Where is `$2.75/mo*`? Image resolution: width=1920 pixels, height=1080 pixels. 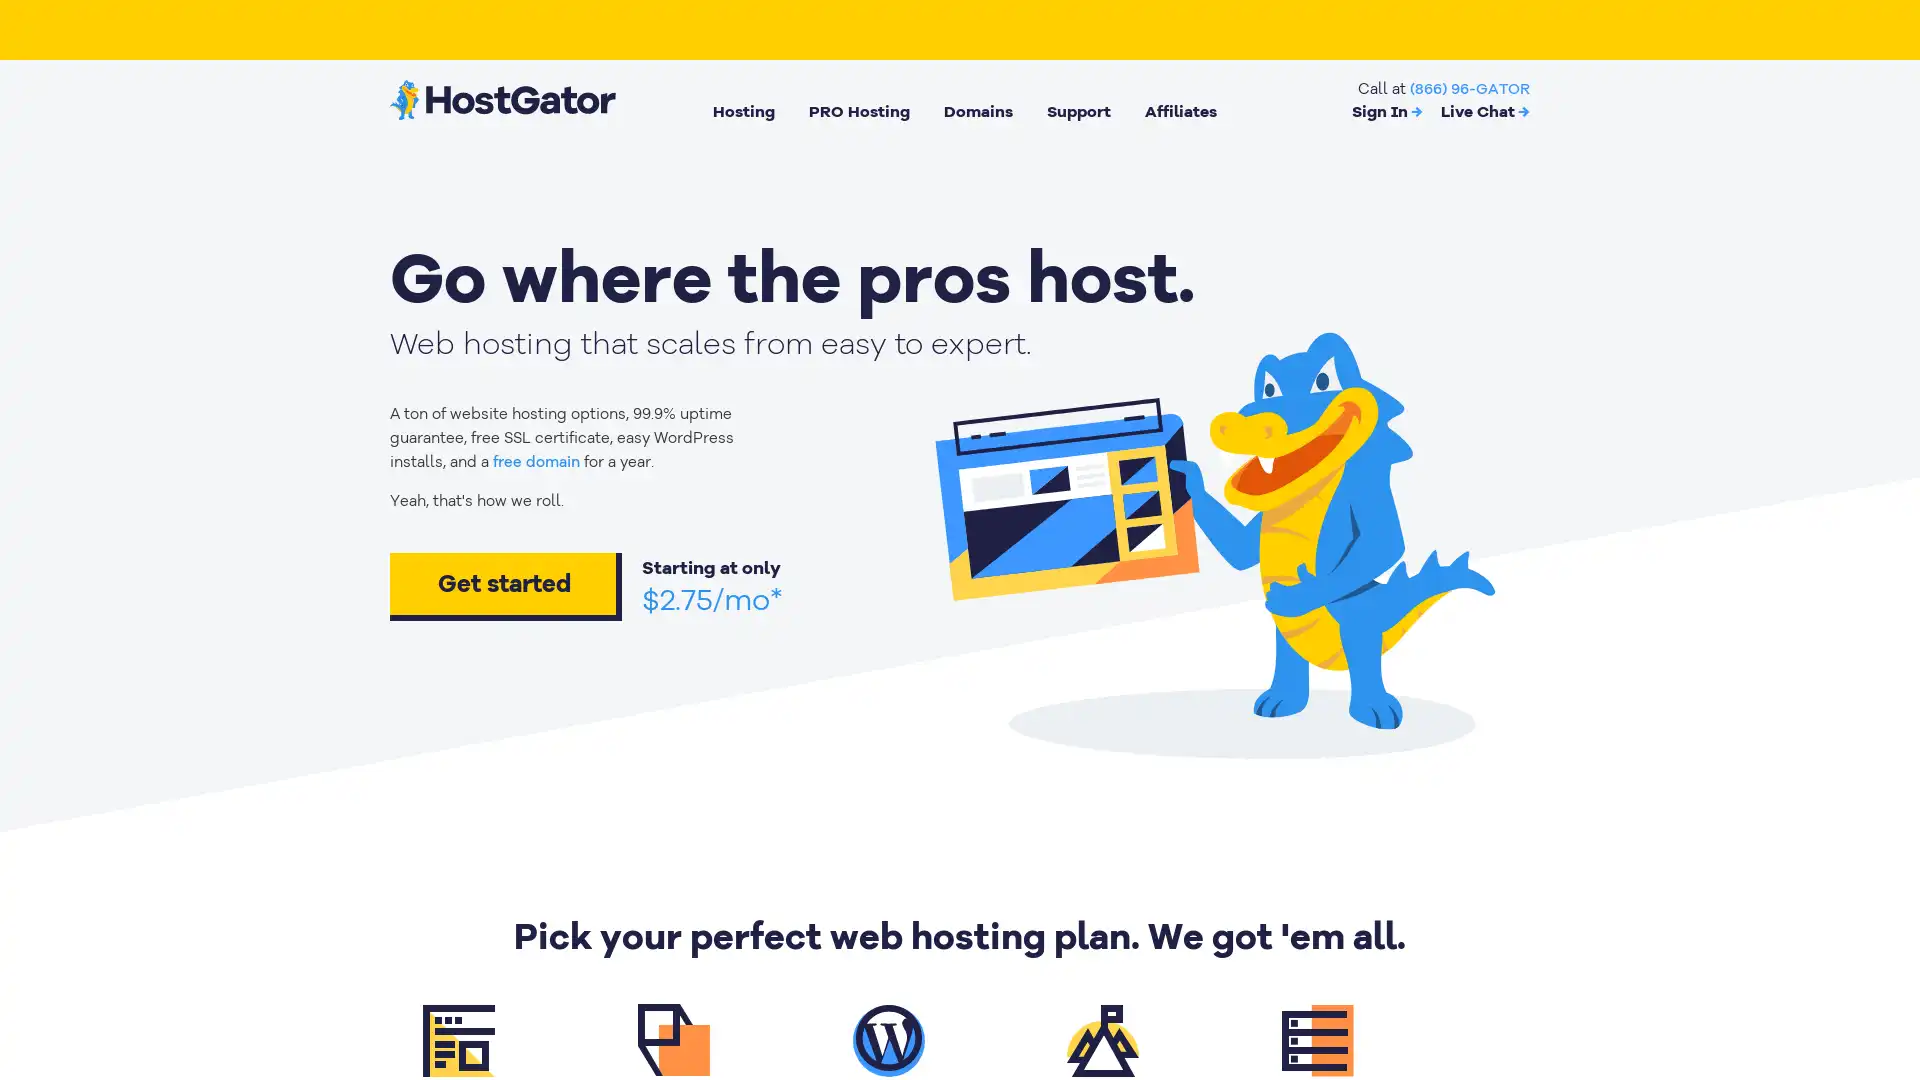
$2.75/mo* is located at coordinates (712, 599).